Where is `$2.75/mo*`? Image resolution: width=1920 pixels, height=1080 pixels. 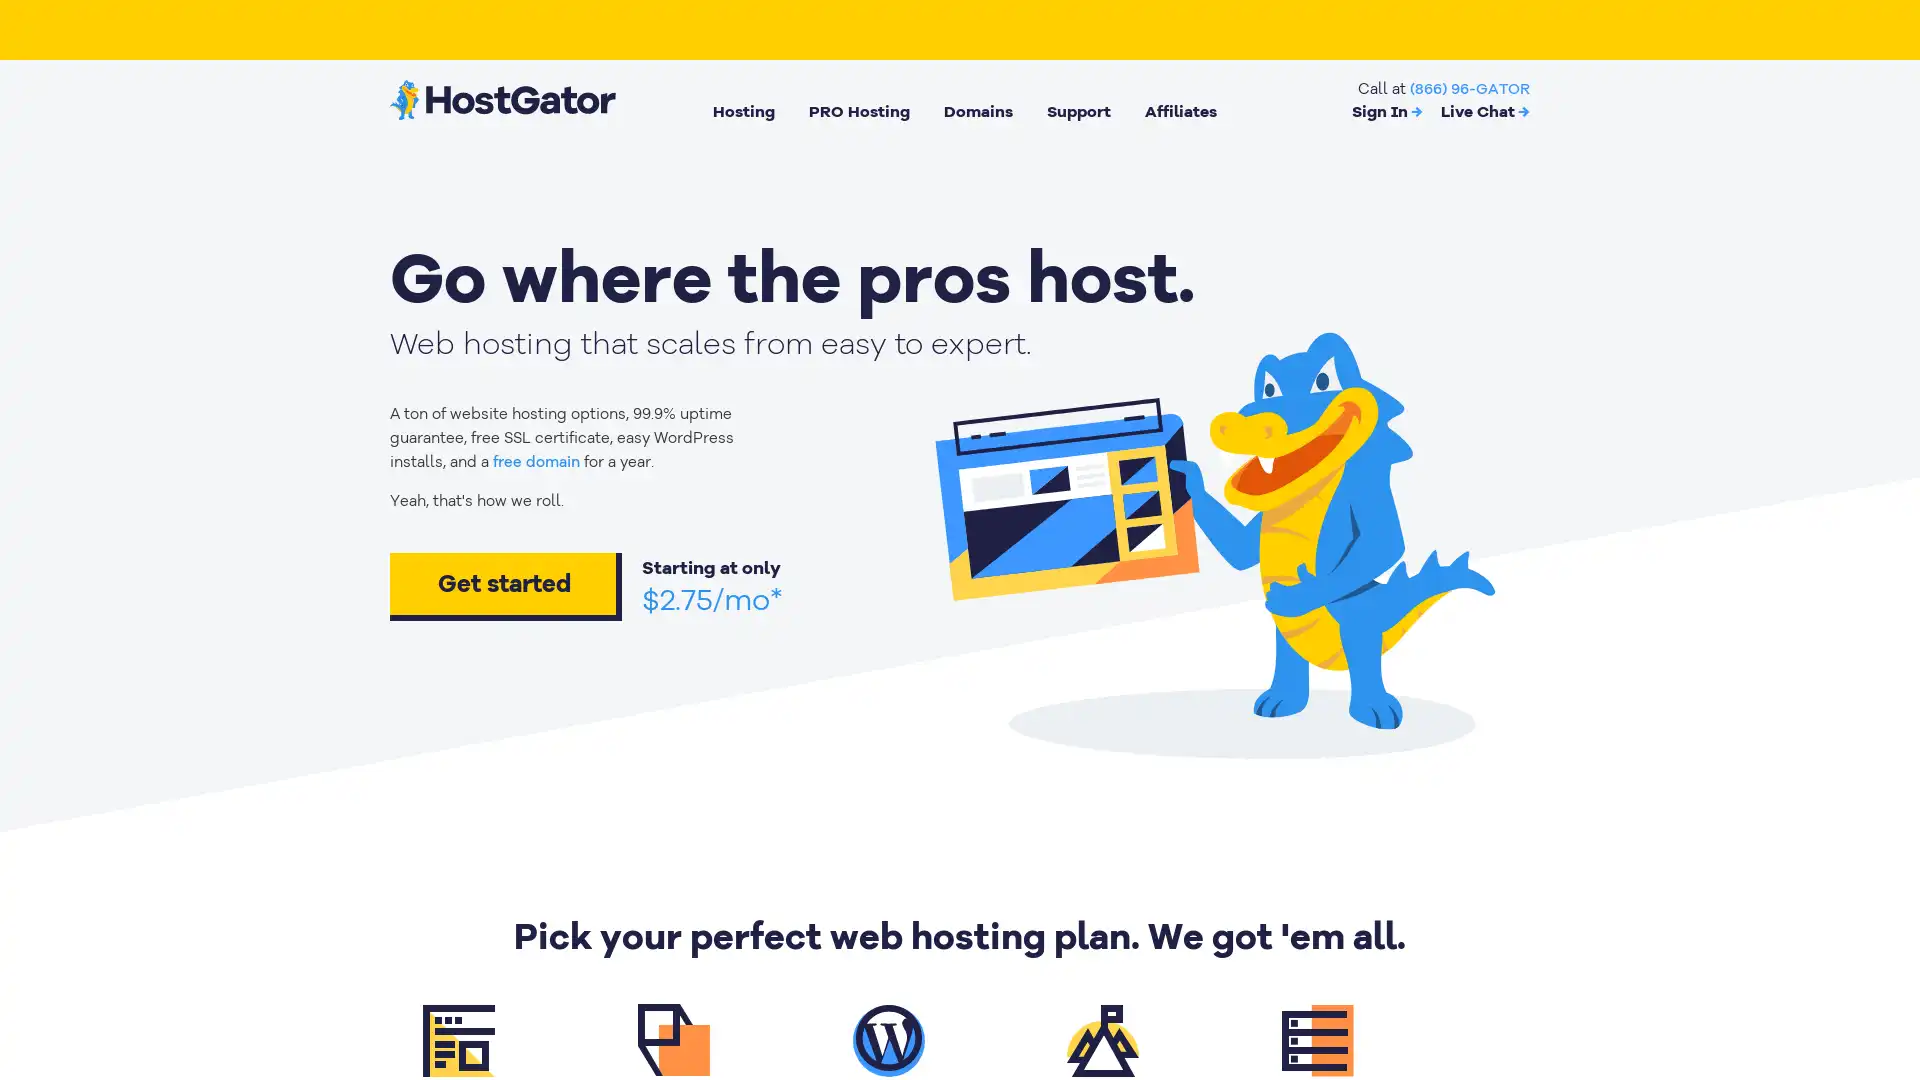
$2.75/mo* is located at coordinates (712, 599).